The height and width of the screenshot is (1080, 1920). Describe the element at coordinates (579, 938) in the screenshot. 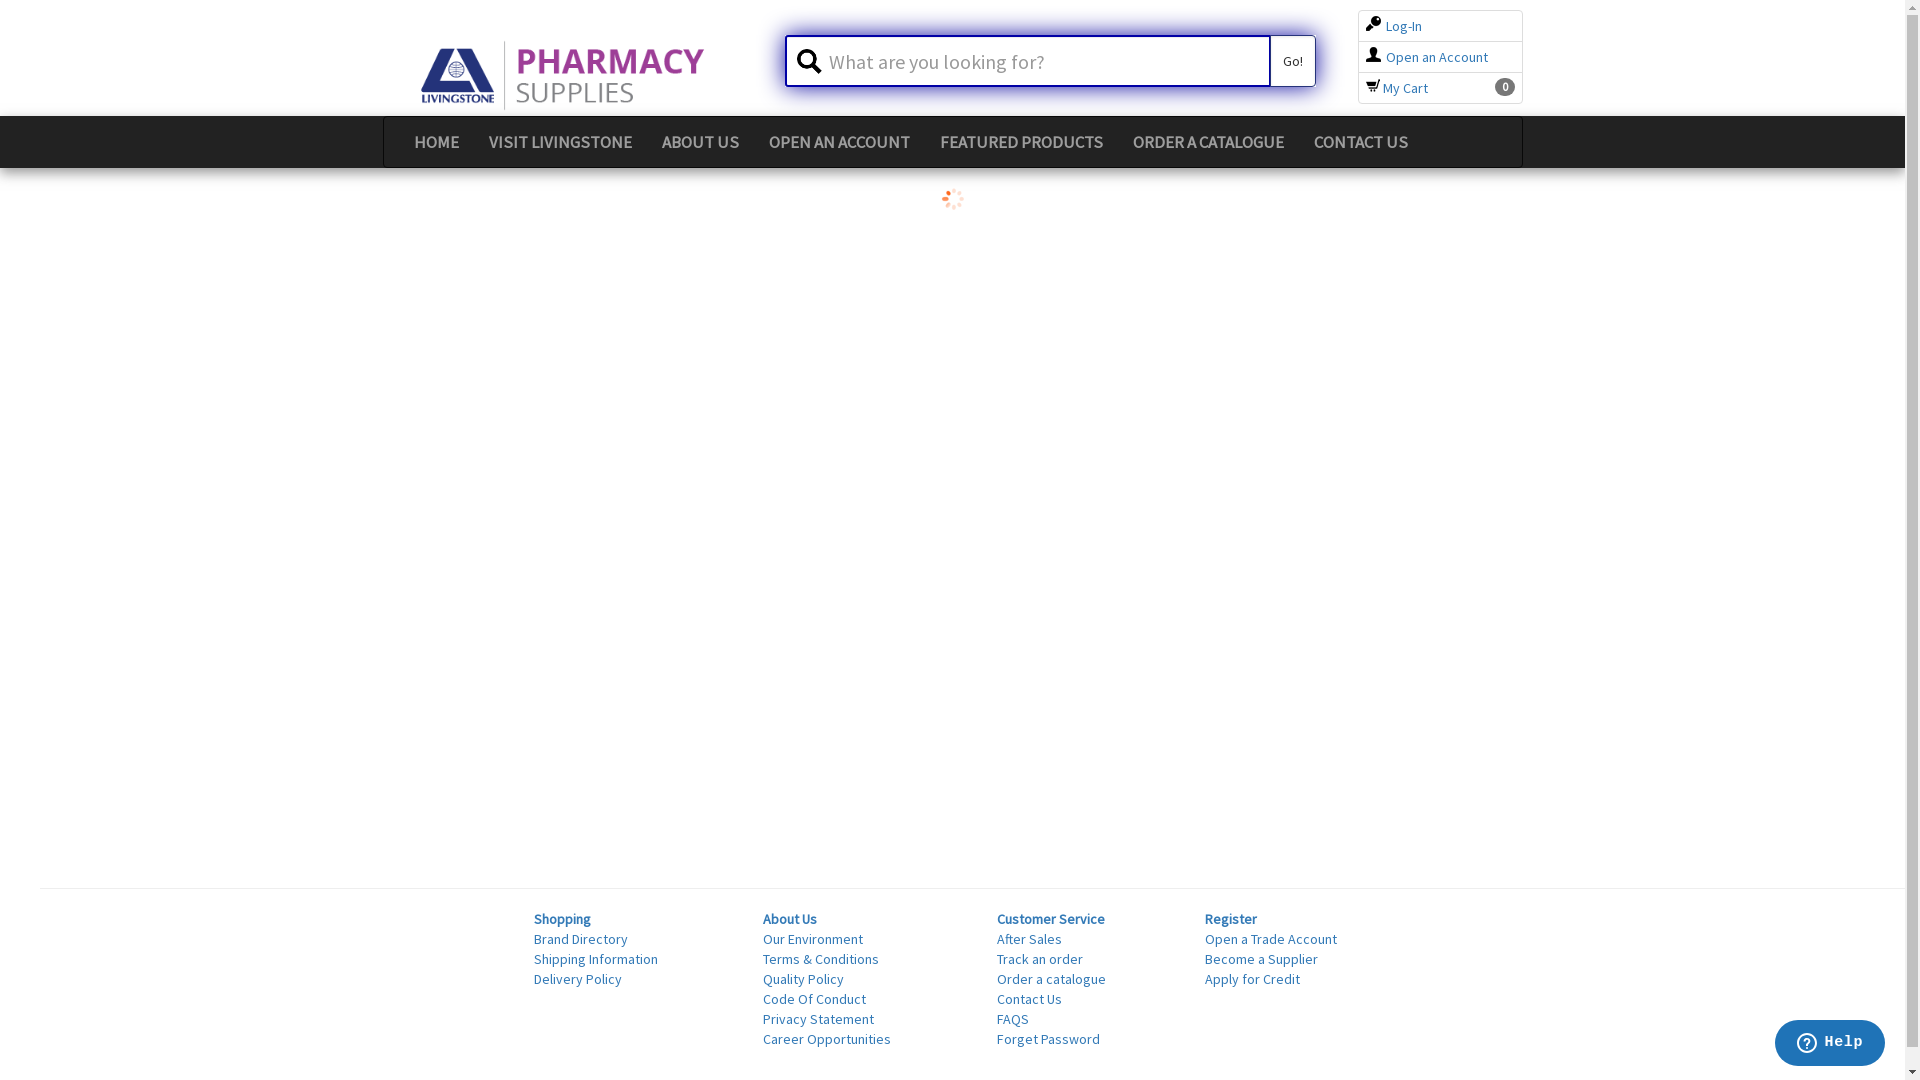

I see `'Brand Directory'` at that location.